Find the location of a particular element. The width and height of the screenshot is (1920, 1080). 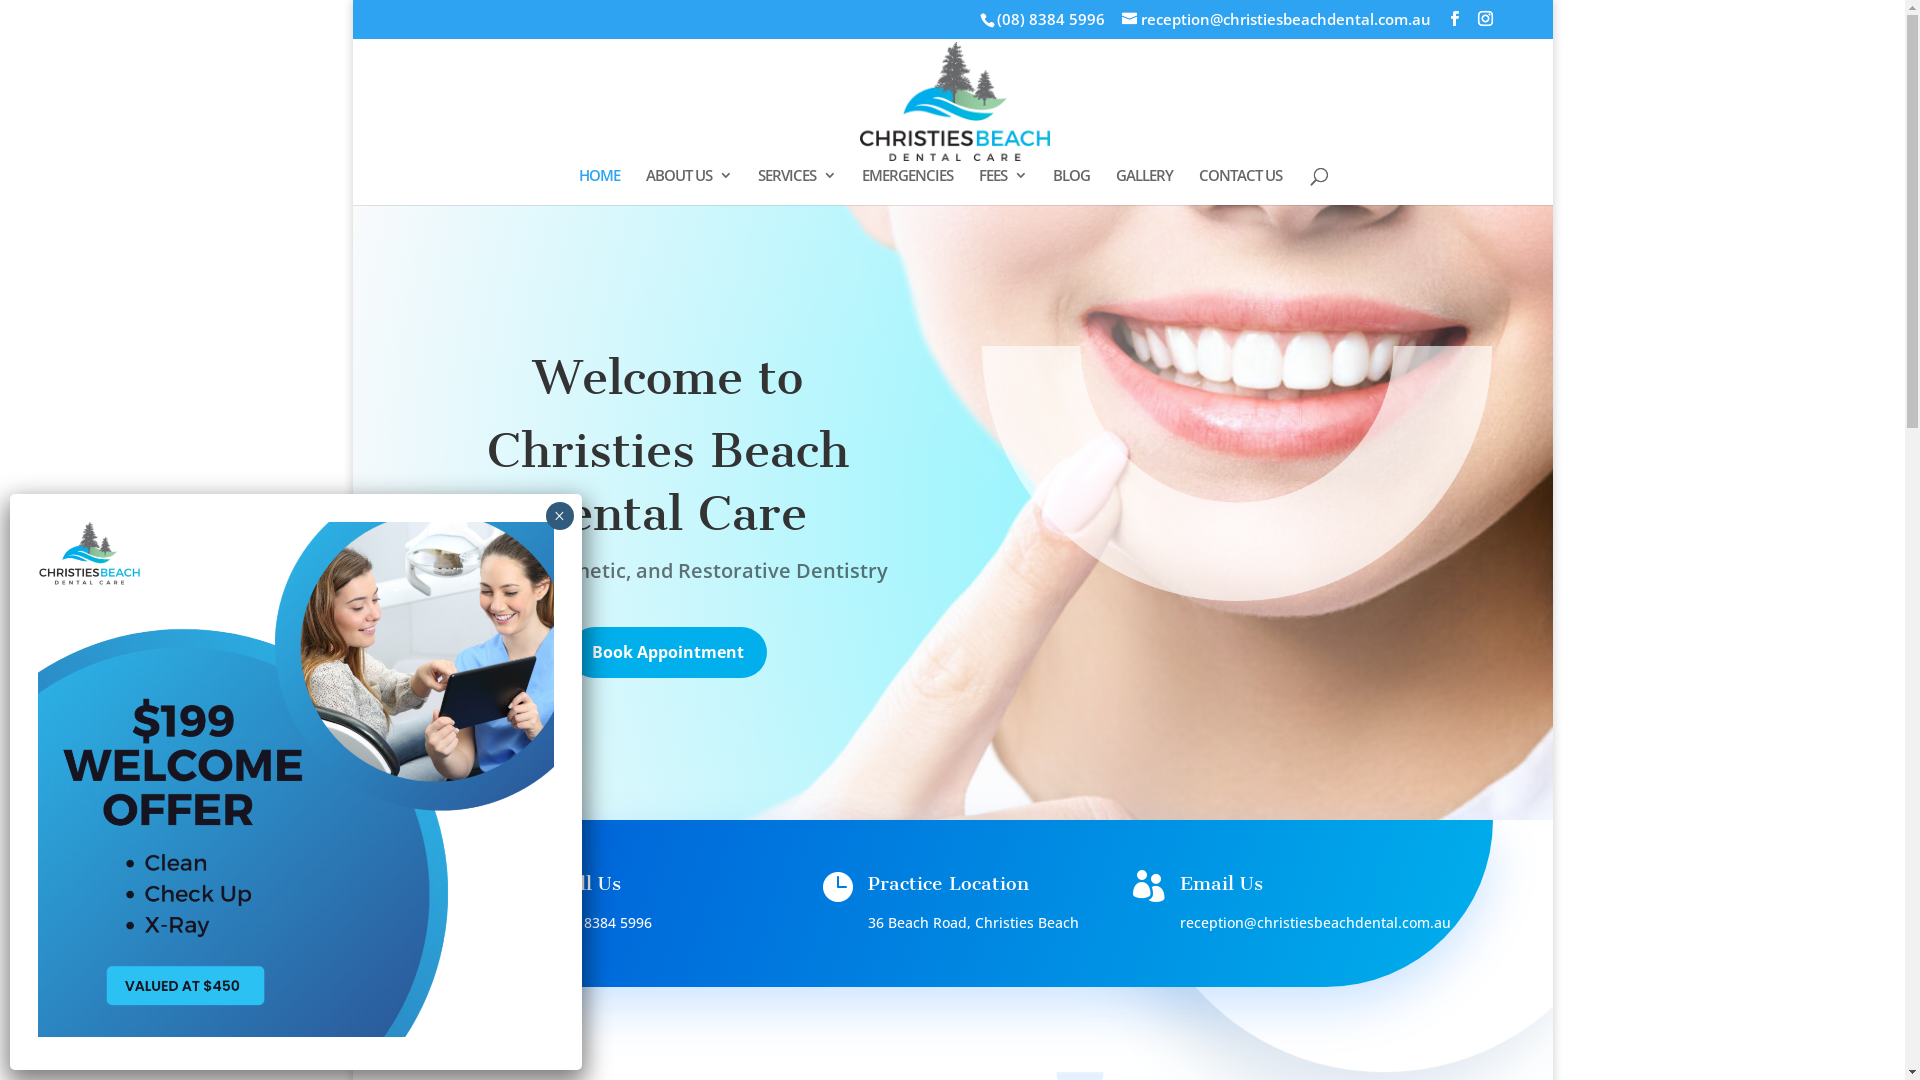

'(08) 8384 5996' is located at coordinates (556, 922).